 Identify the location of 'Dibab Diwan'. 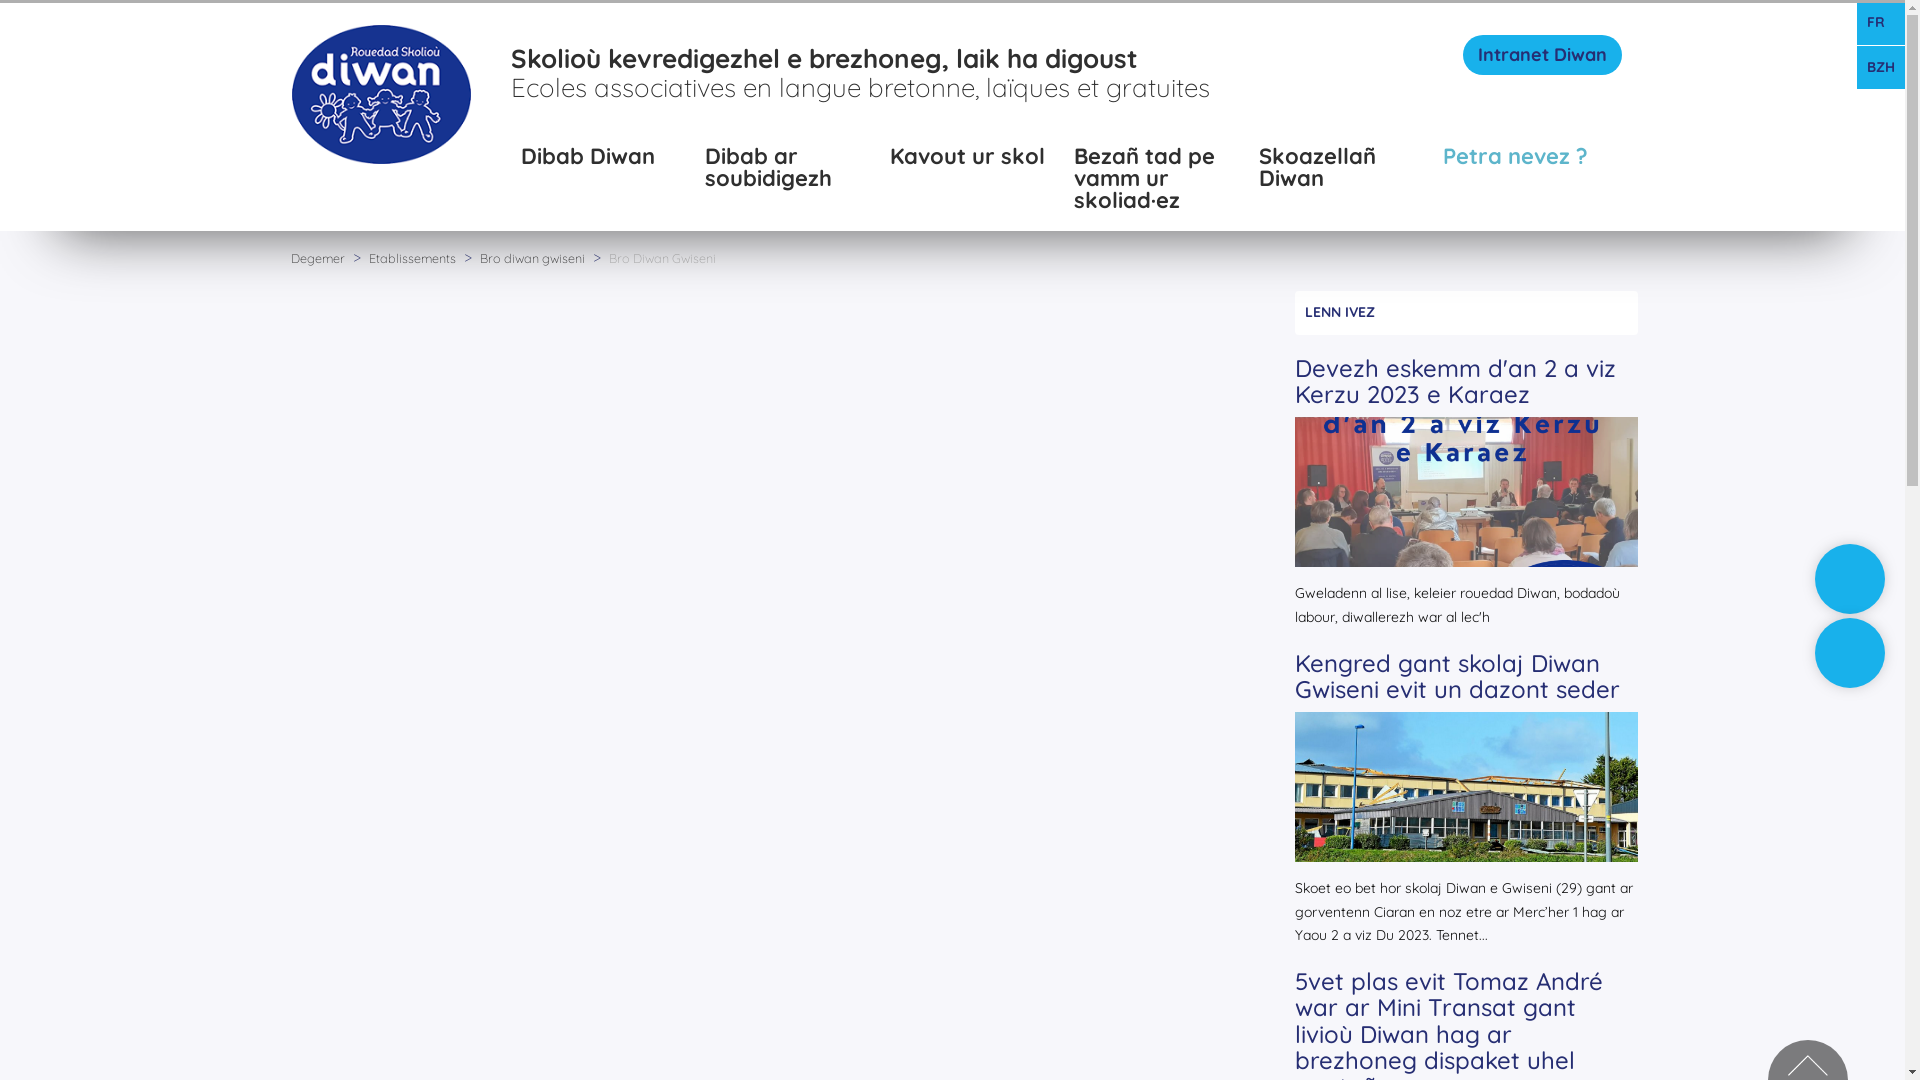
(602, 168).